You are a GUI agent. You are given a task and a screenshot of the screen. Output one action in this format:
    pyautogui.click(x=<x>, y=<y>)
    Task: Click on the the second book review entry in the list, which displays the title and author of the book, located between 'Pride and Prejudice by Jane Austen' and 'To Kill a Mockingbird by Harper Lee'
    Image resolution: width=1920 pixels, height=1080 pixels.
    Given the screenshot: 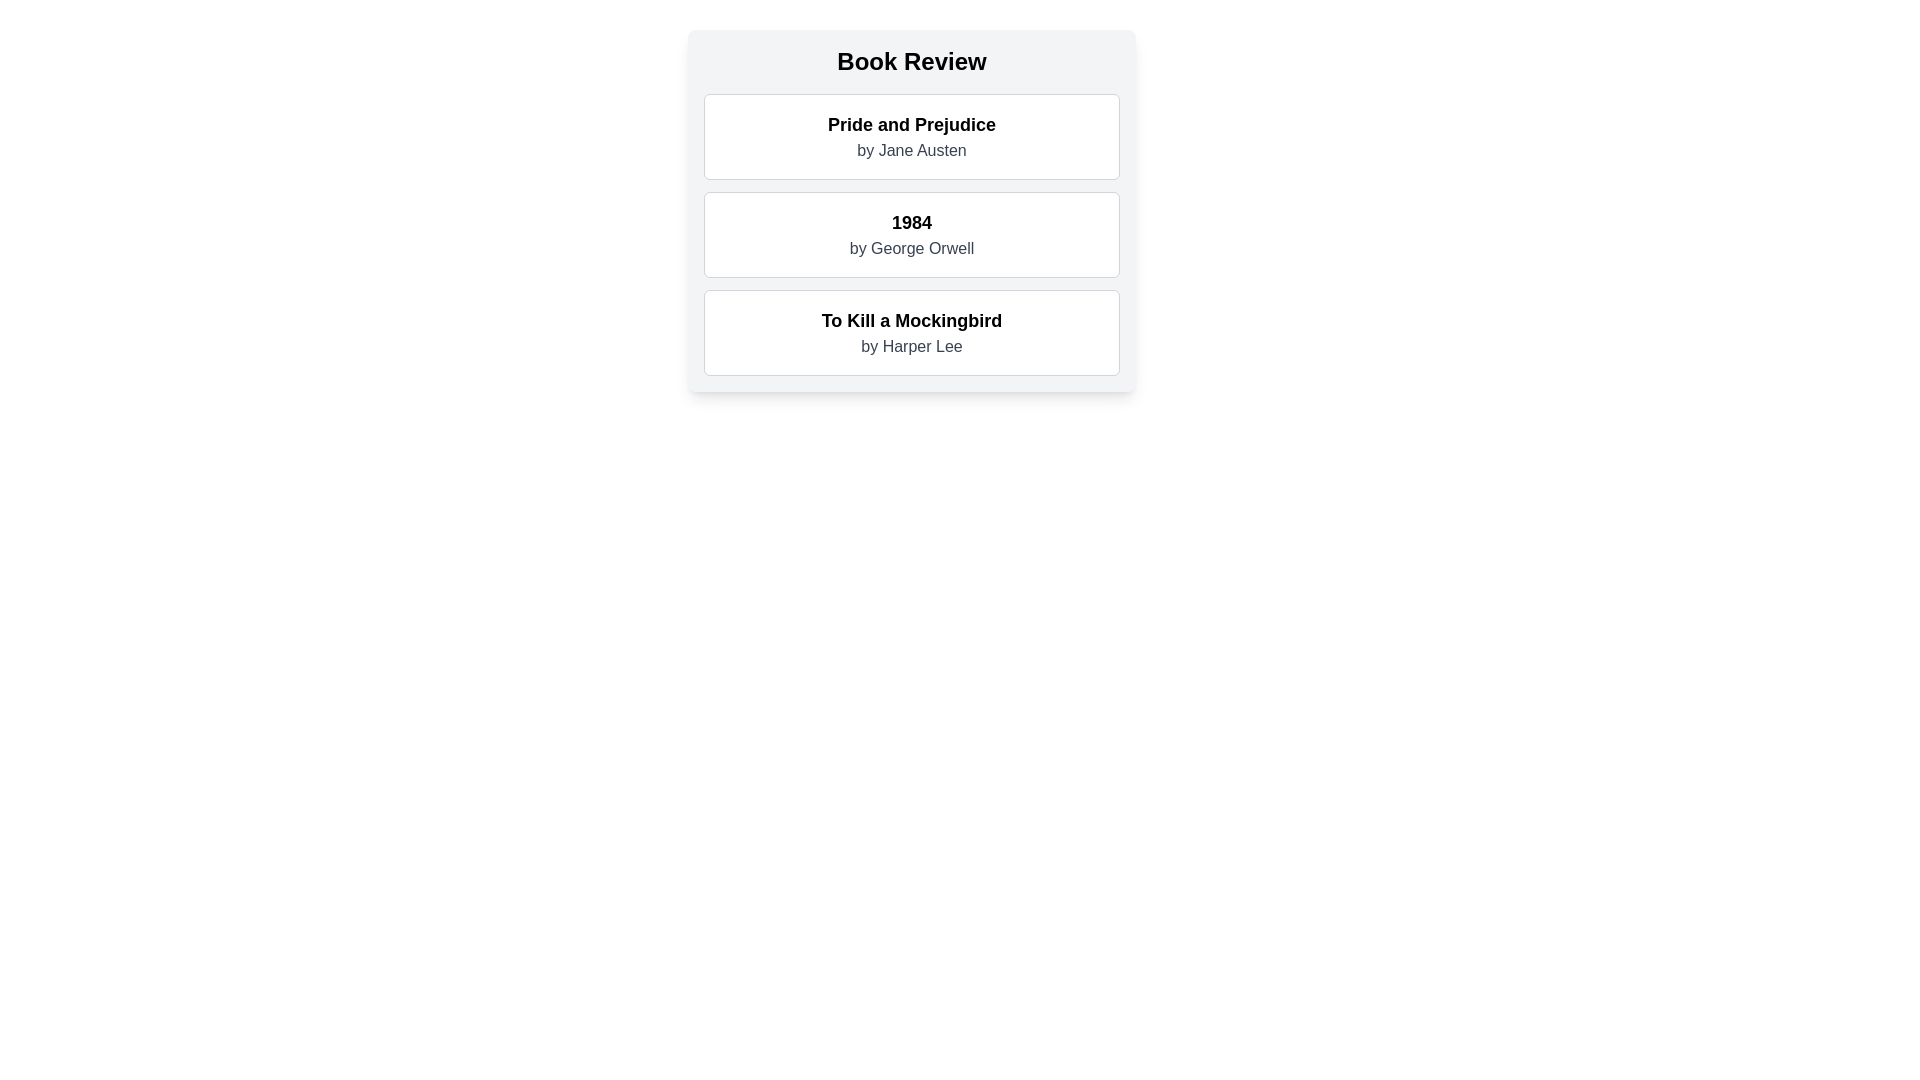 What is the action you would take?
    pyautogui.click(x=911, y=234)
    